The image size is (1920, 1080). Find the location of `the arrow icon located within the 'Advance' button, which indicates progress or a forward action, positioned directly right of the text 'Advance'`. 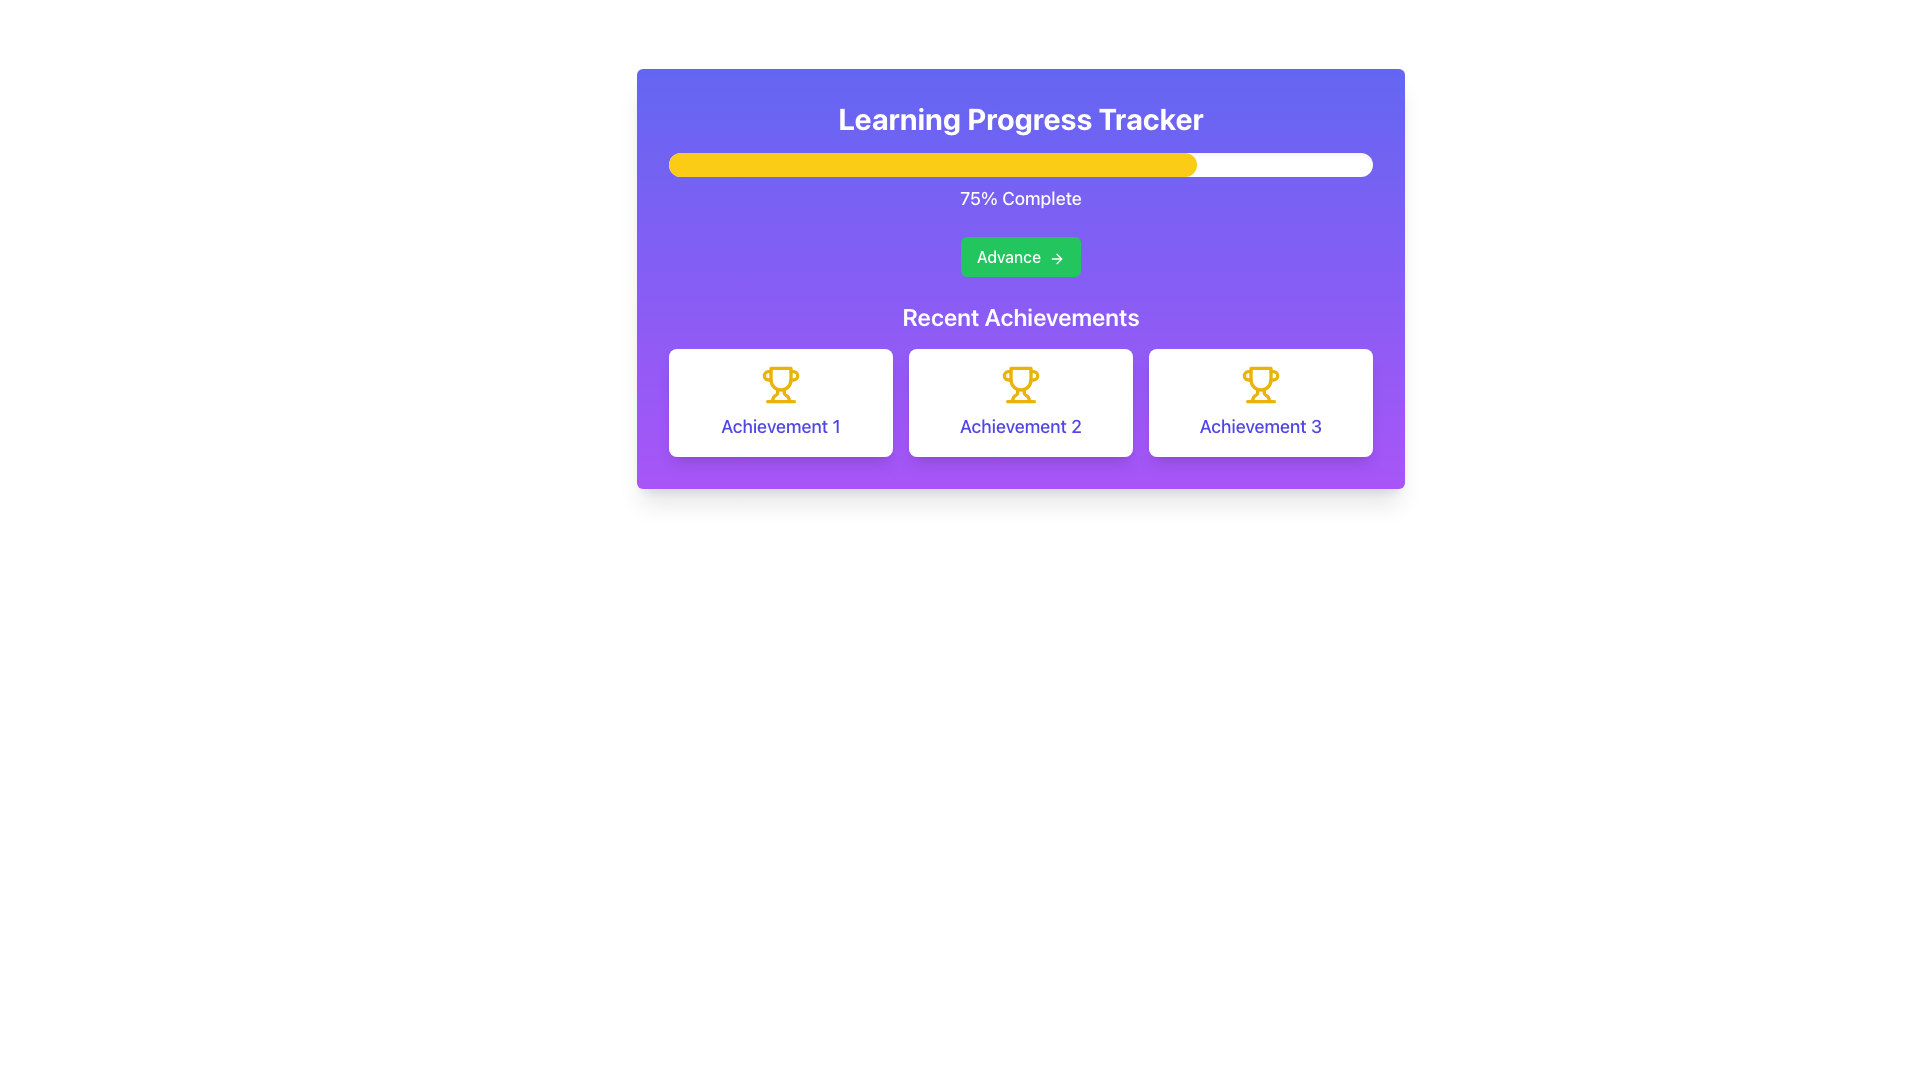

the arrow icon located within the 'Advance' button, which indicates progress or a forward action, positioned directly right of the text 'Advance' is located at coordinates (1055, 257).